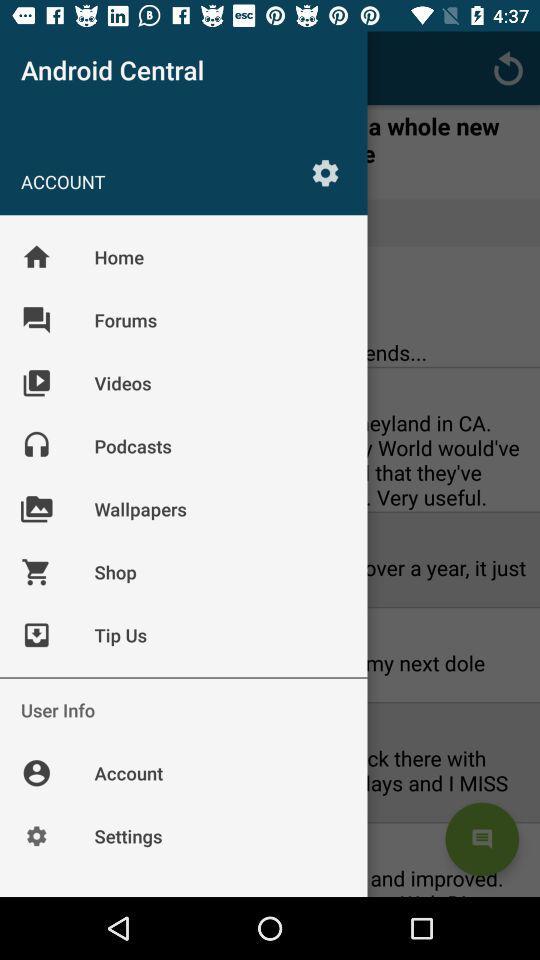 This screenshot has width=540, height=960. I want to click on the chat icon, so click(481, 839).